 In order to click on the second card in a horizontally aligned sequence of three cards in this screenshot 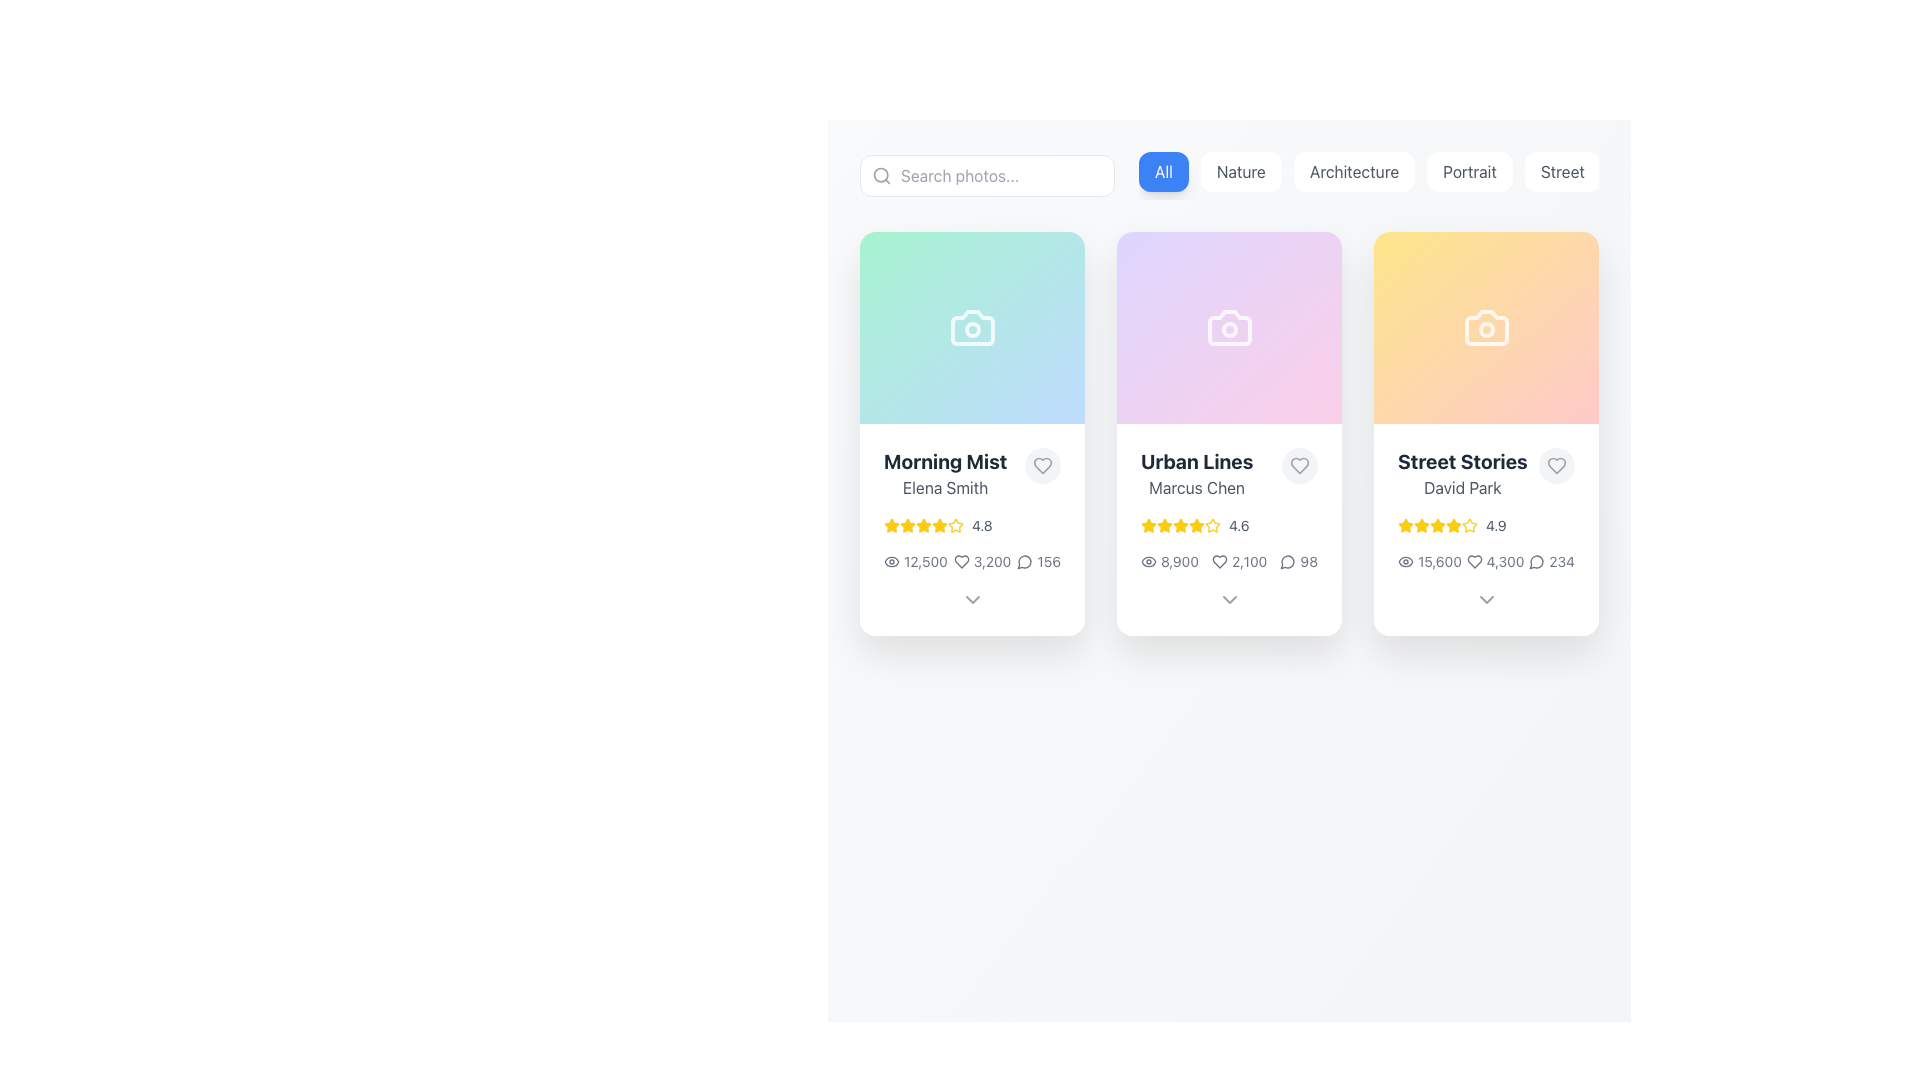, I will do `click(1228, 393)`.